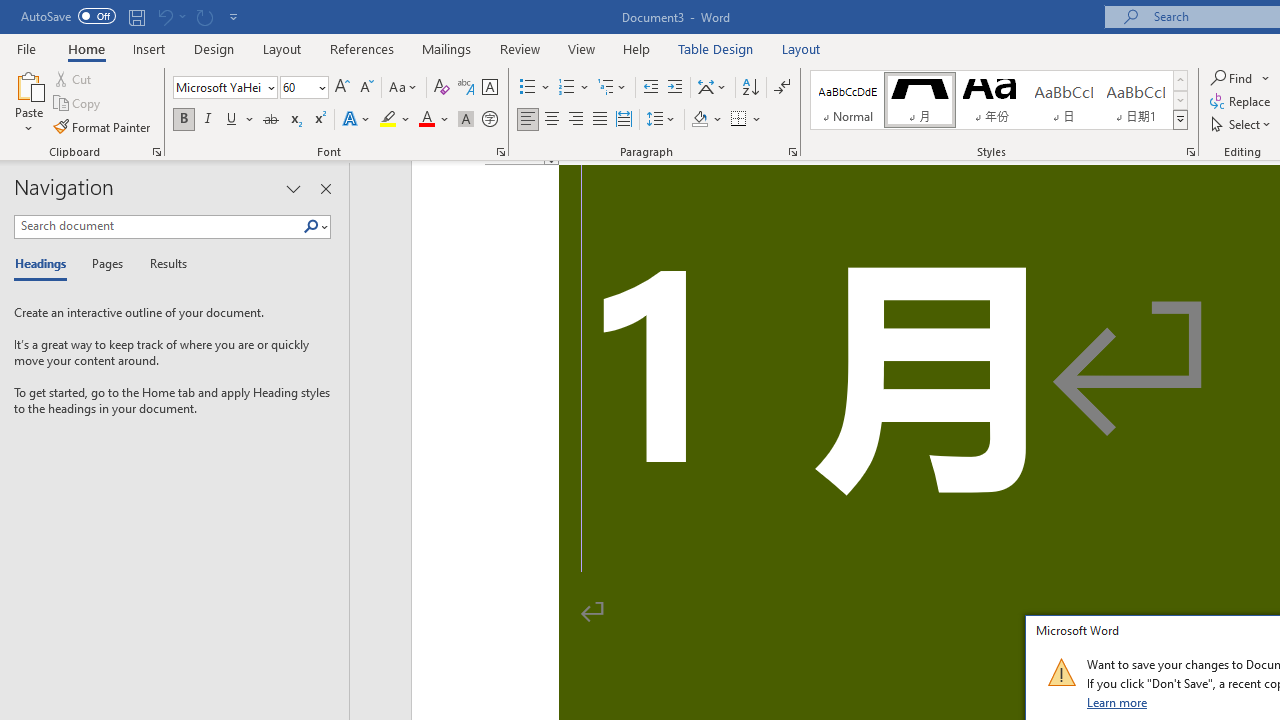 Image resolution: width=1280 pixels, height=720 pixels. What do you see at coordinates (325, 189) in the screenshot?
I see `'Close pane'` at bounding box center [325, 189].